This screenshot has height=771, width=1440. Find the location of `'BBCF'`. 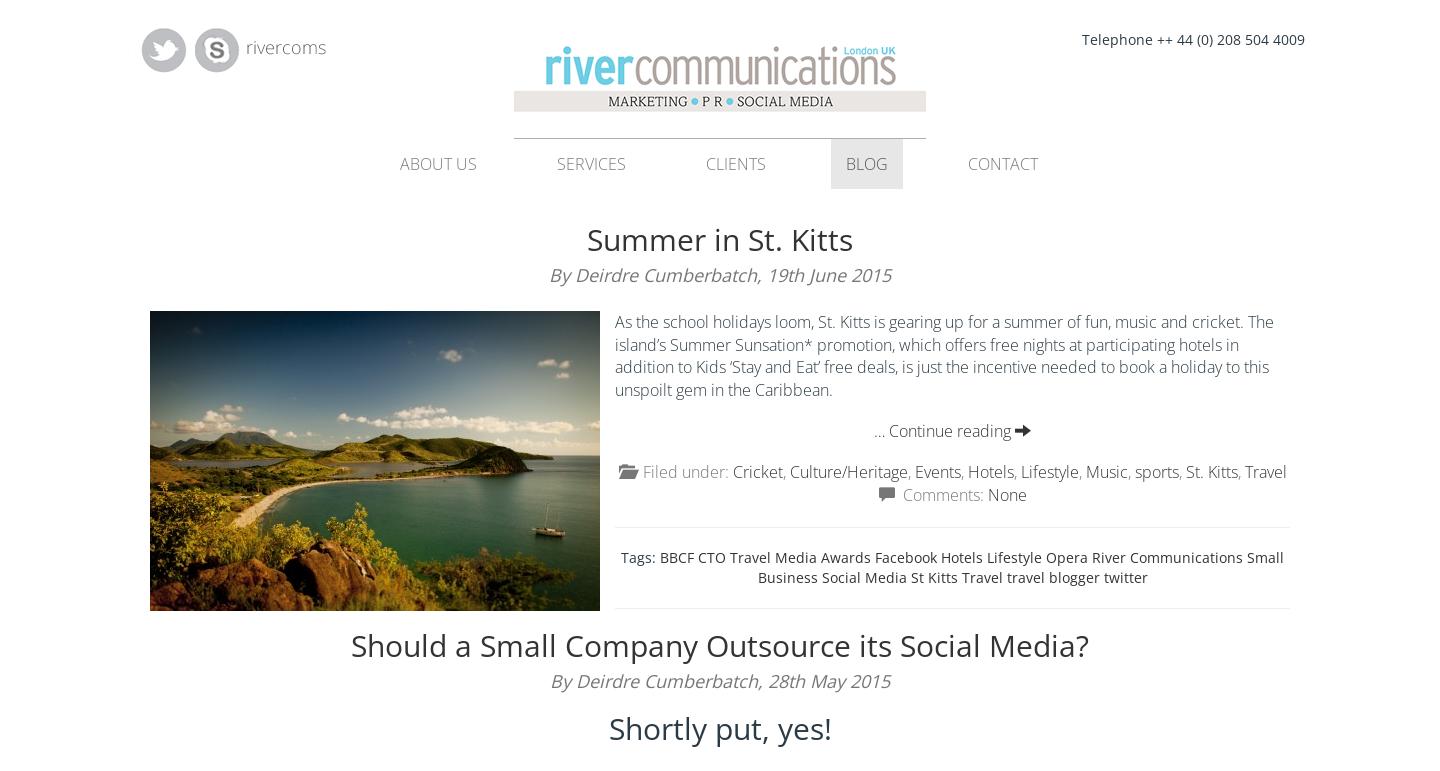

'BBCF' is located at coordinates (676, 556).